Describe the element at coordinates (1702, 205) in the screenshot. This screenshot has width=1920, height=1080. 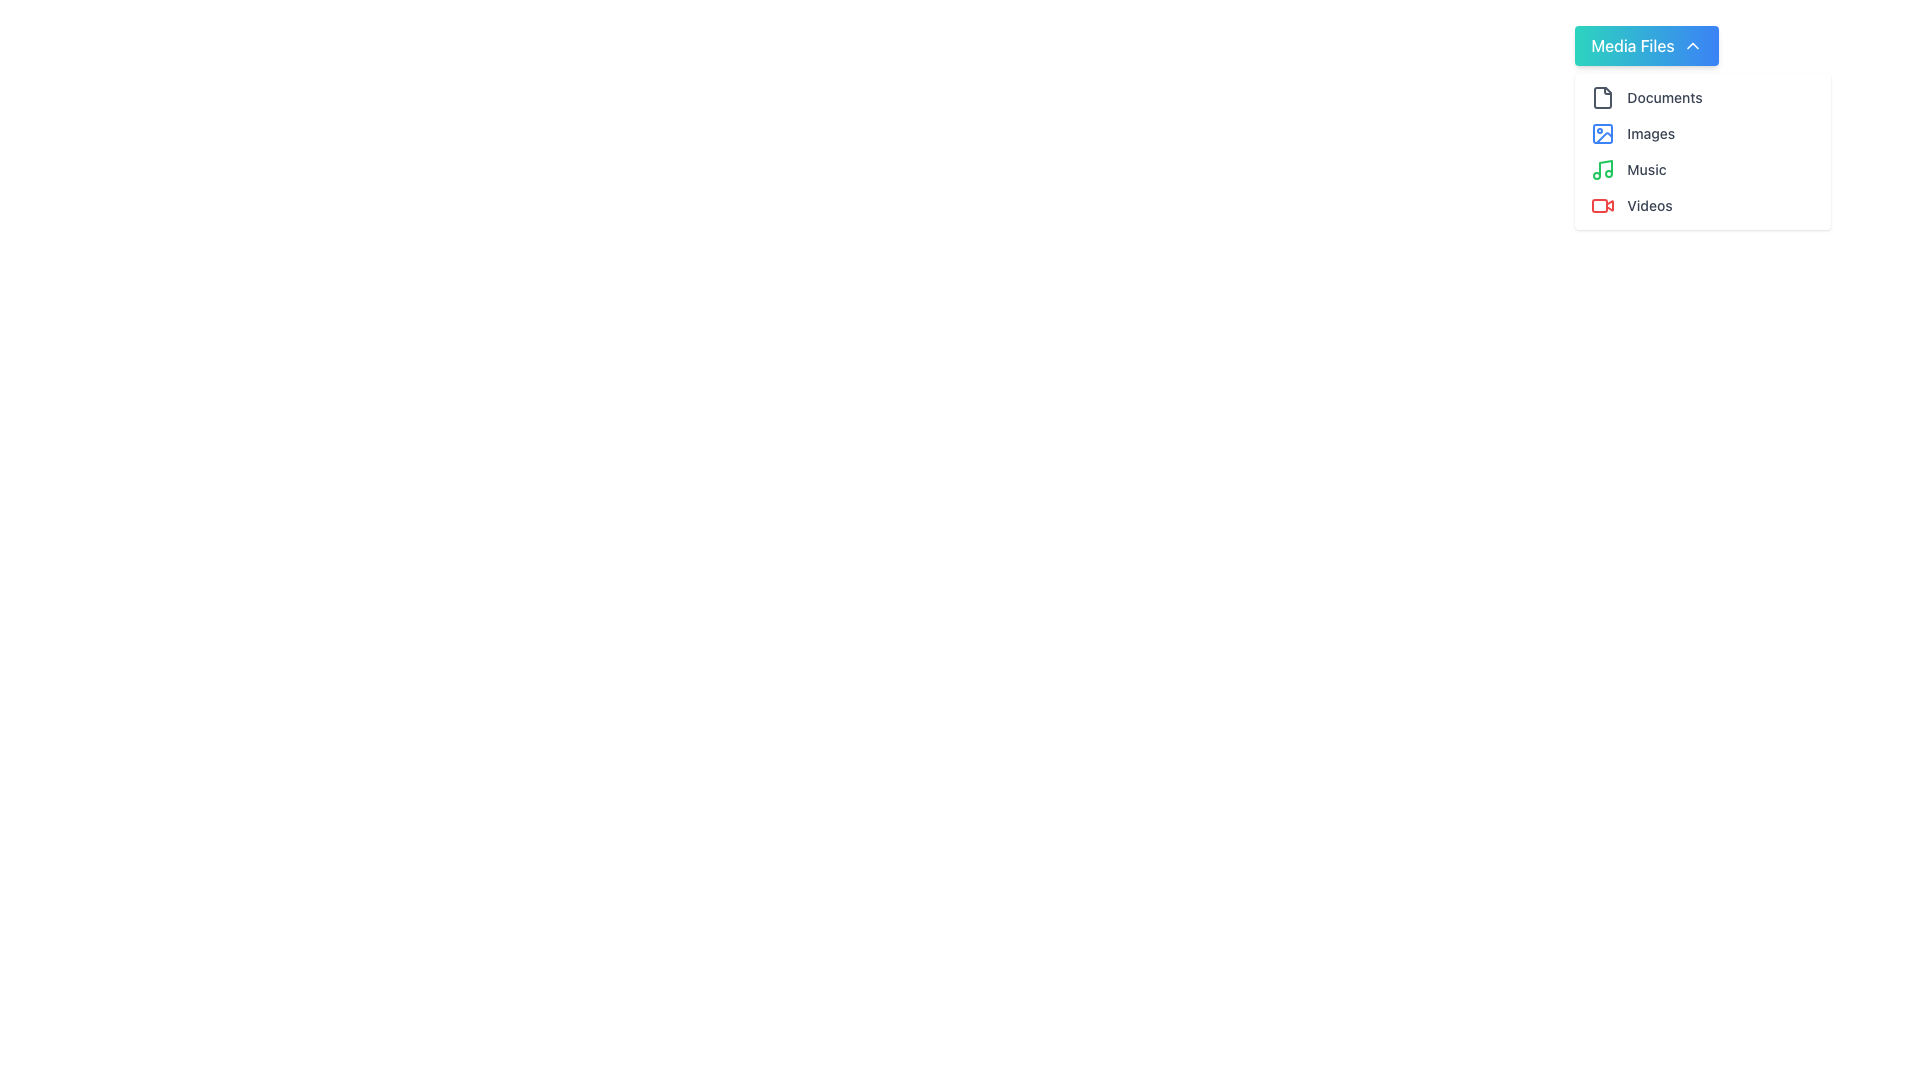
I see `the 'Videos' list item in the dropdown menu` at that location.